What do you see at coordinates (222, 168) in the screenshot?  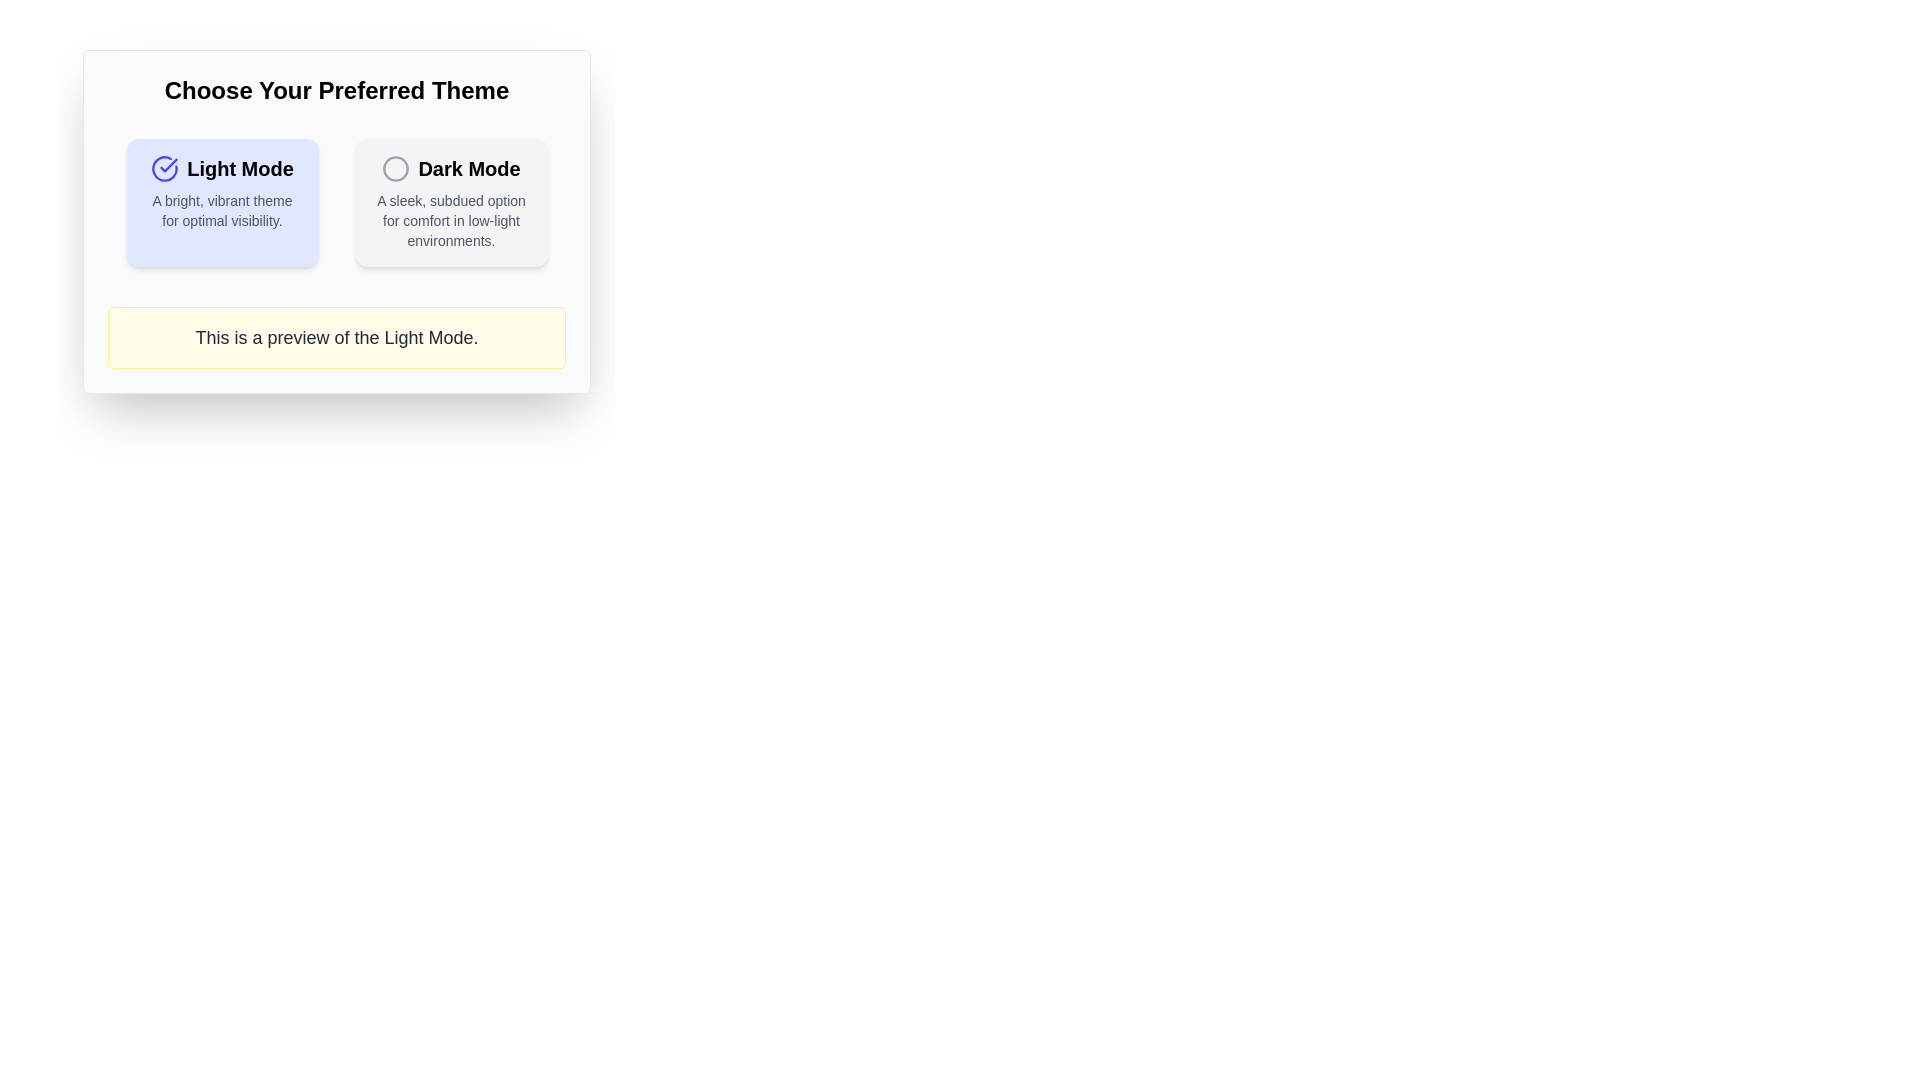 I see `'Light Mode' label, which is the title for the bright theme option located at the top of the left option card under 'Choose Your Preferred Theme'` at bounding box center [222, 168].